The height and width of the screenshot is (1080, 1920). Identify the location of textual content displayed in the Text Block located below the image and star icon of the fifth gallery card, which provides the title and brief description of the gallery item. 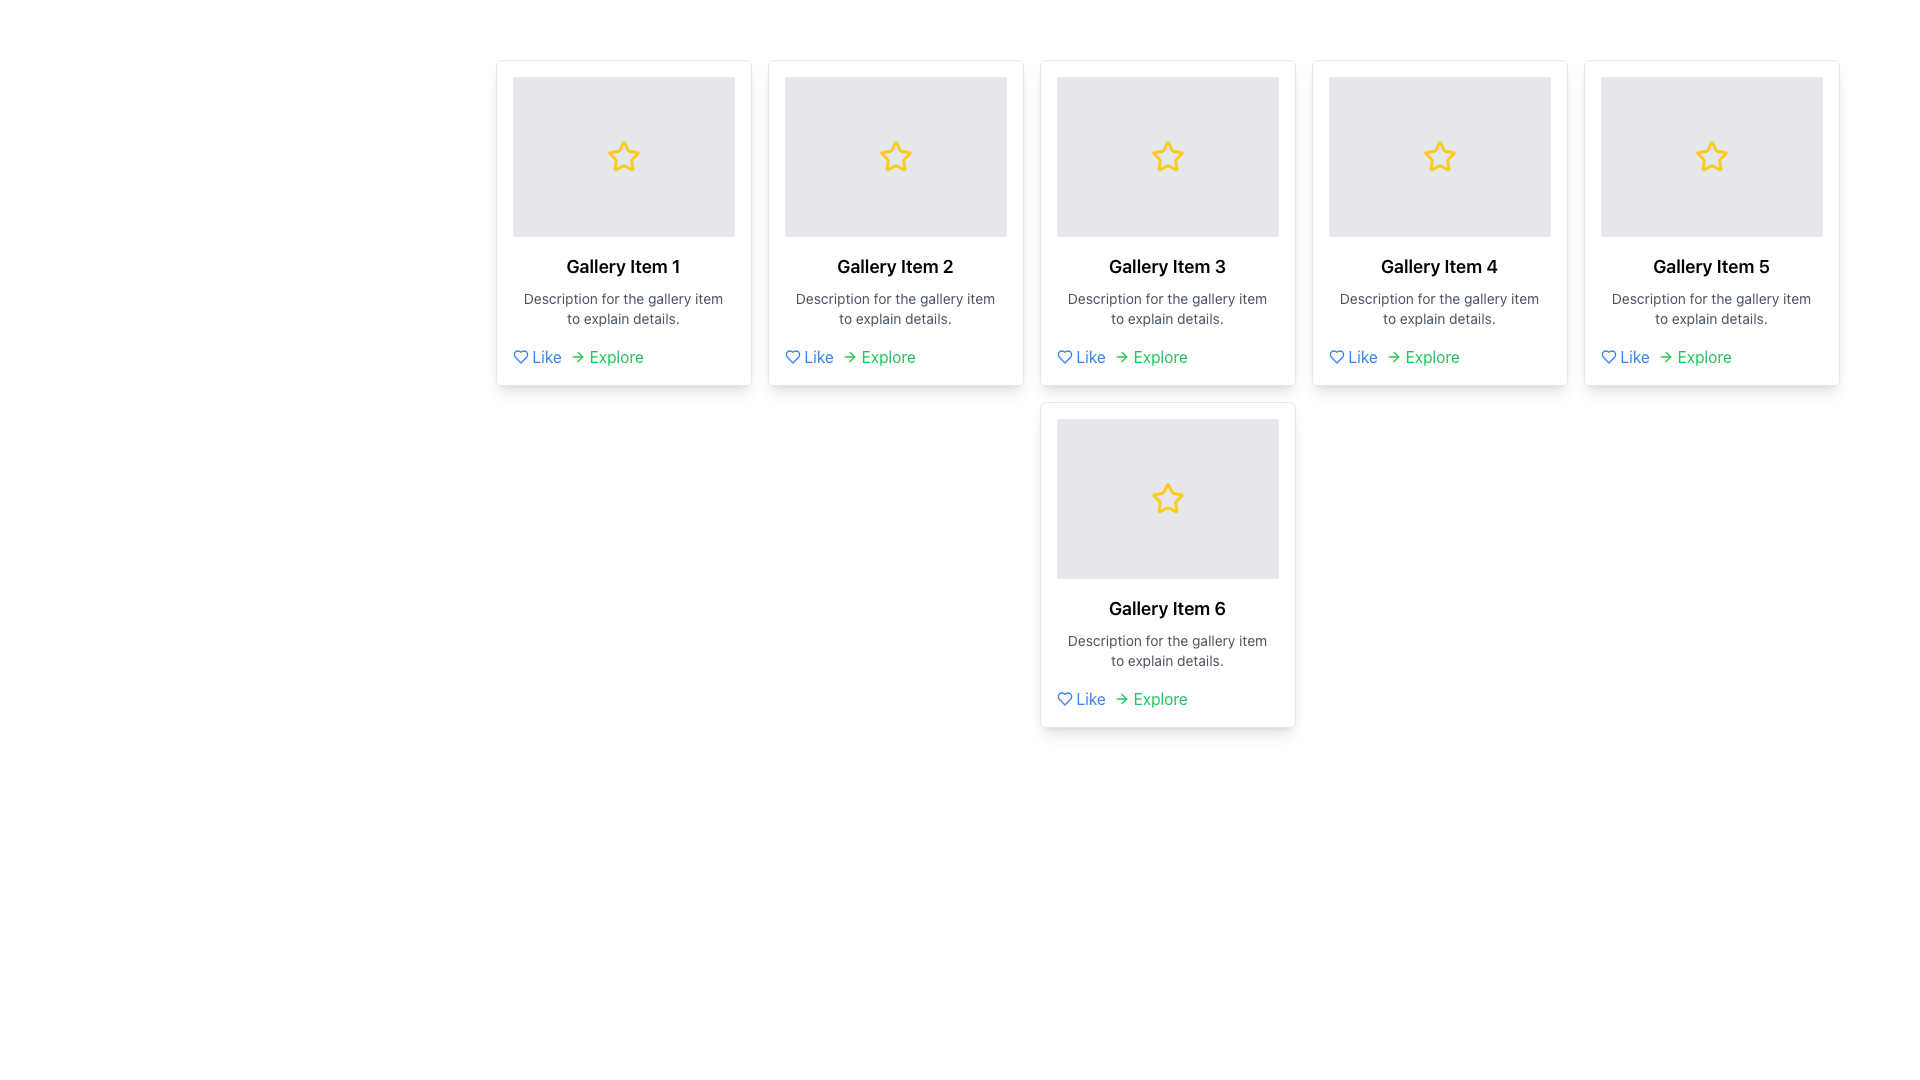
(1710, 290).